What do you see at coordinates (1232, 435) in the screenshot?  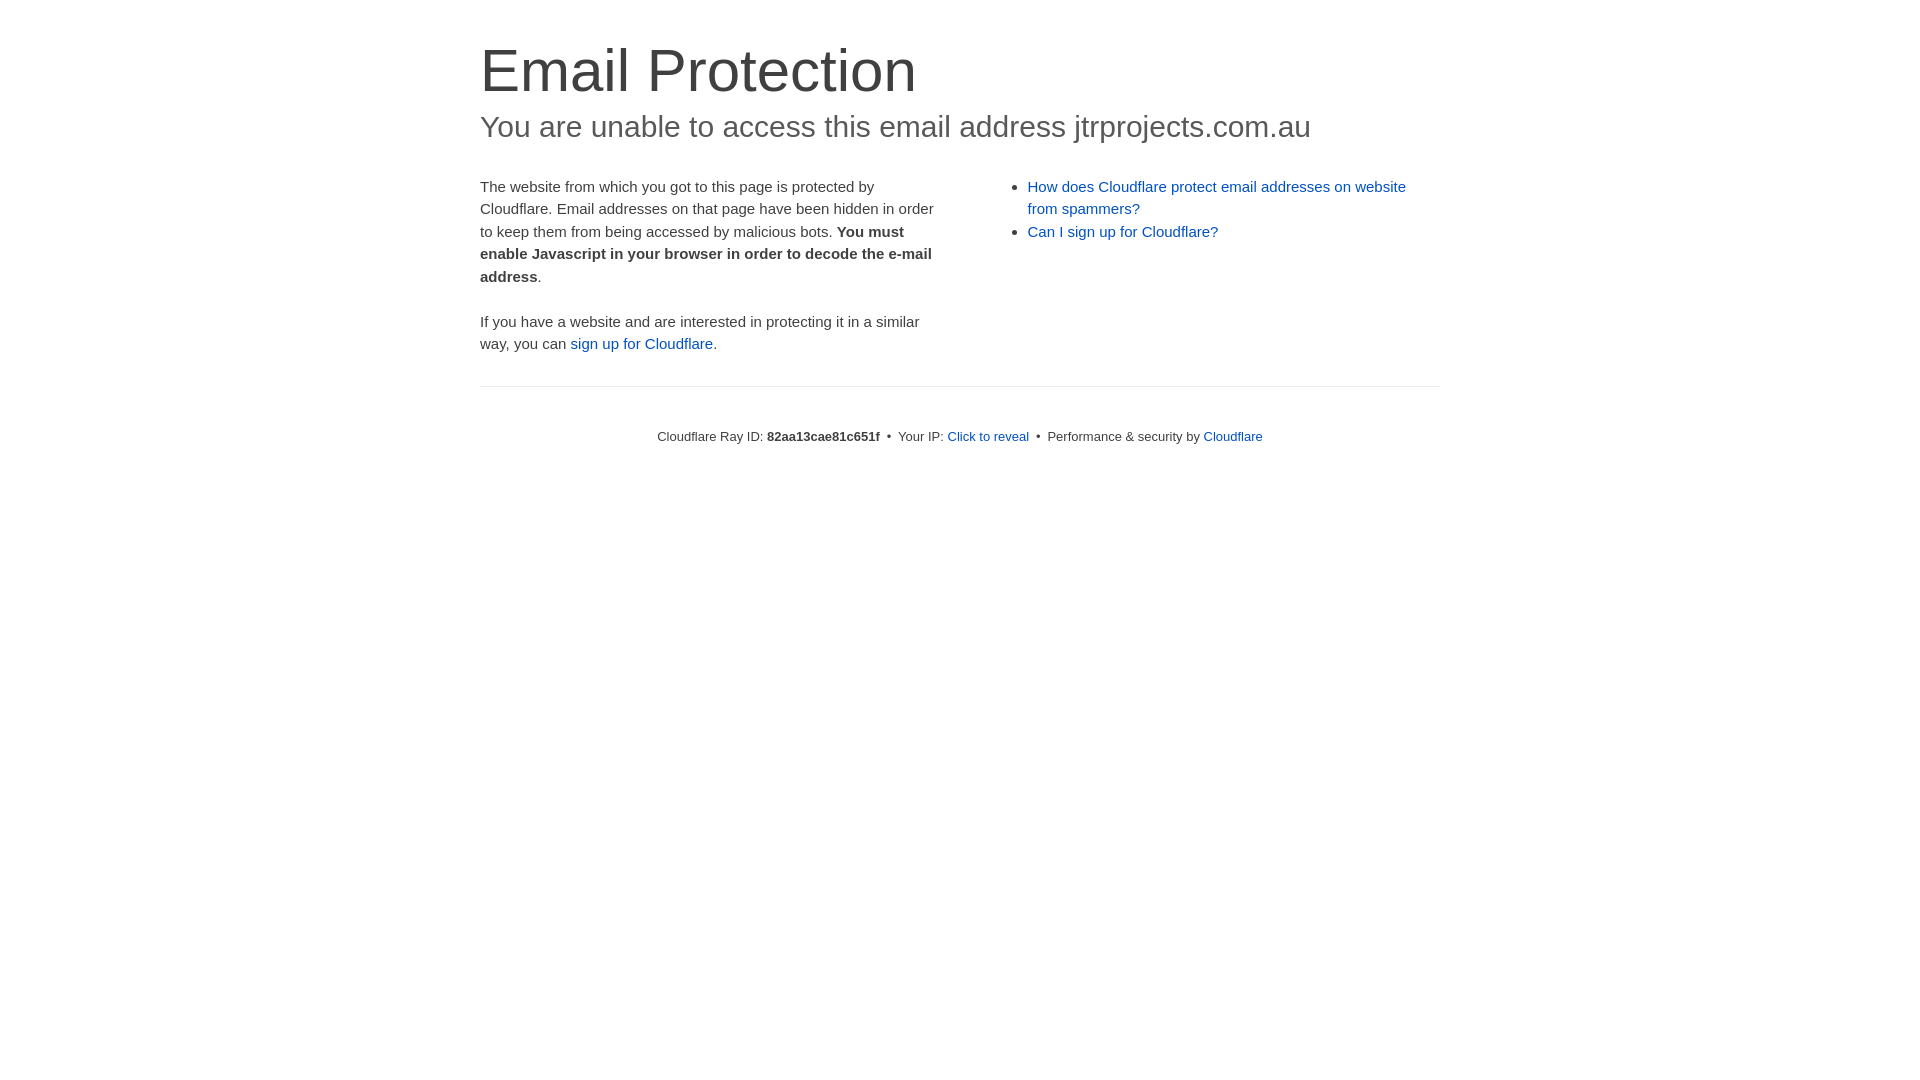 I see `'Cloudflare'` at bounding box center [1232, 435].